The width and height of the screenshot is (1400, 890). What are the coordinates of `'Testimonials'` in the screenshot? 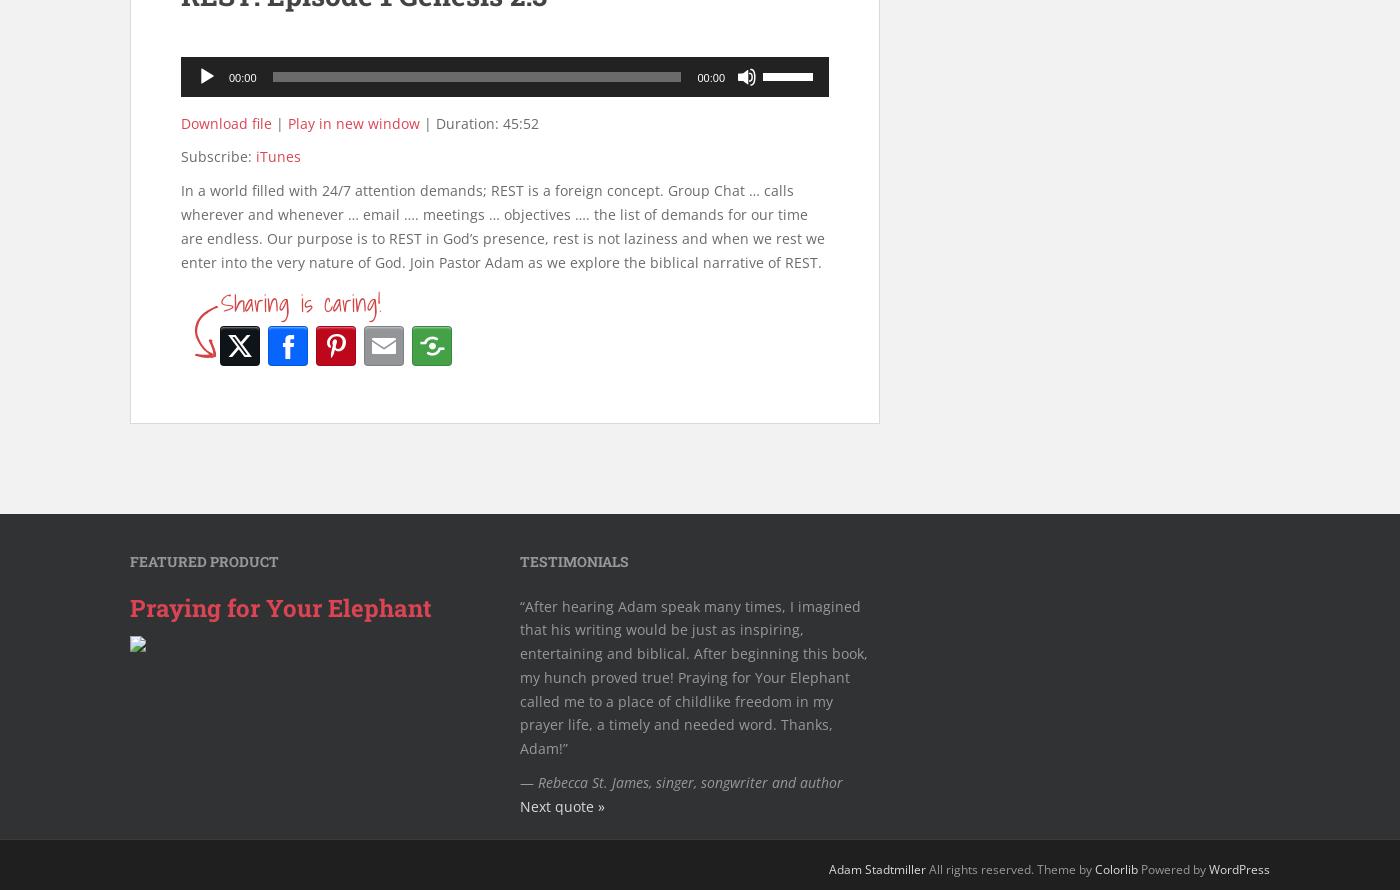 It's located at (574, 560).